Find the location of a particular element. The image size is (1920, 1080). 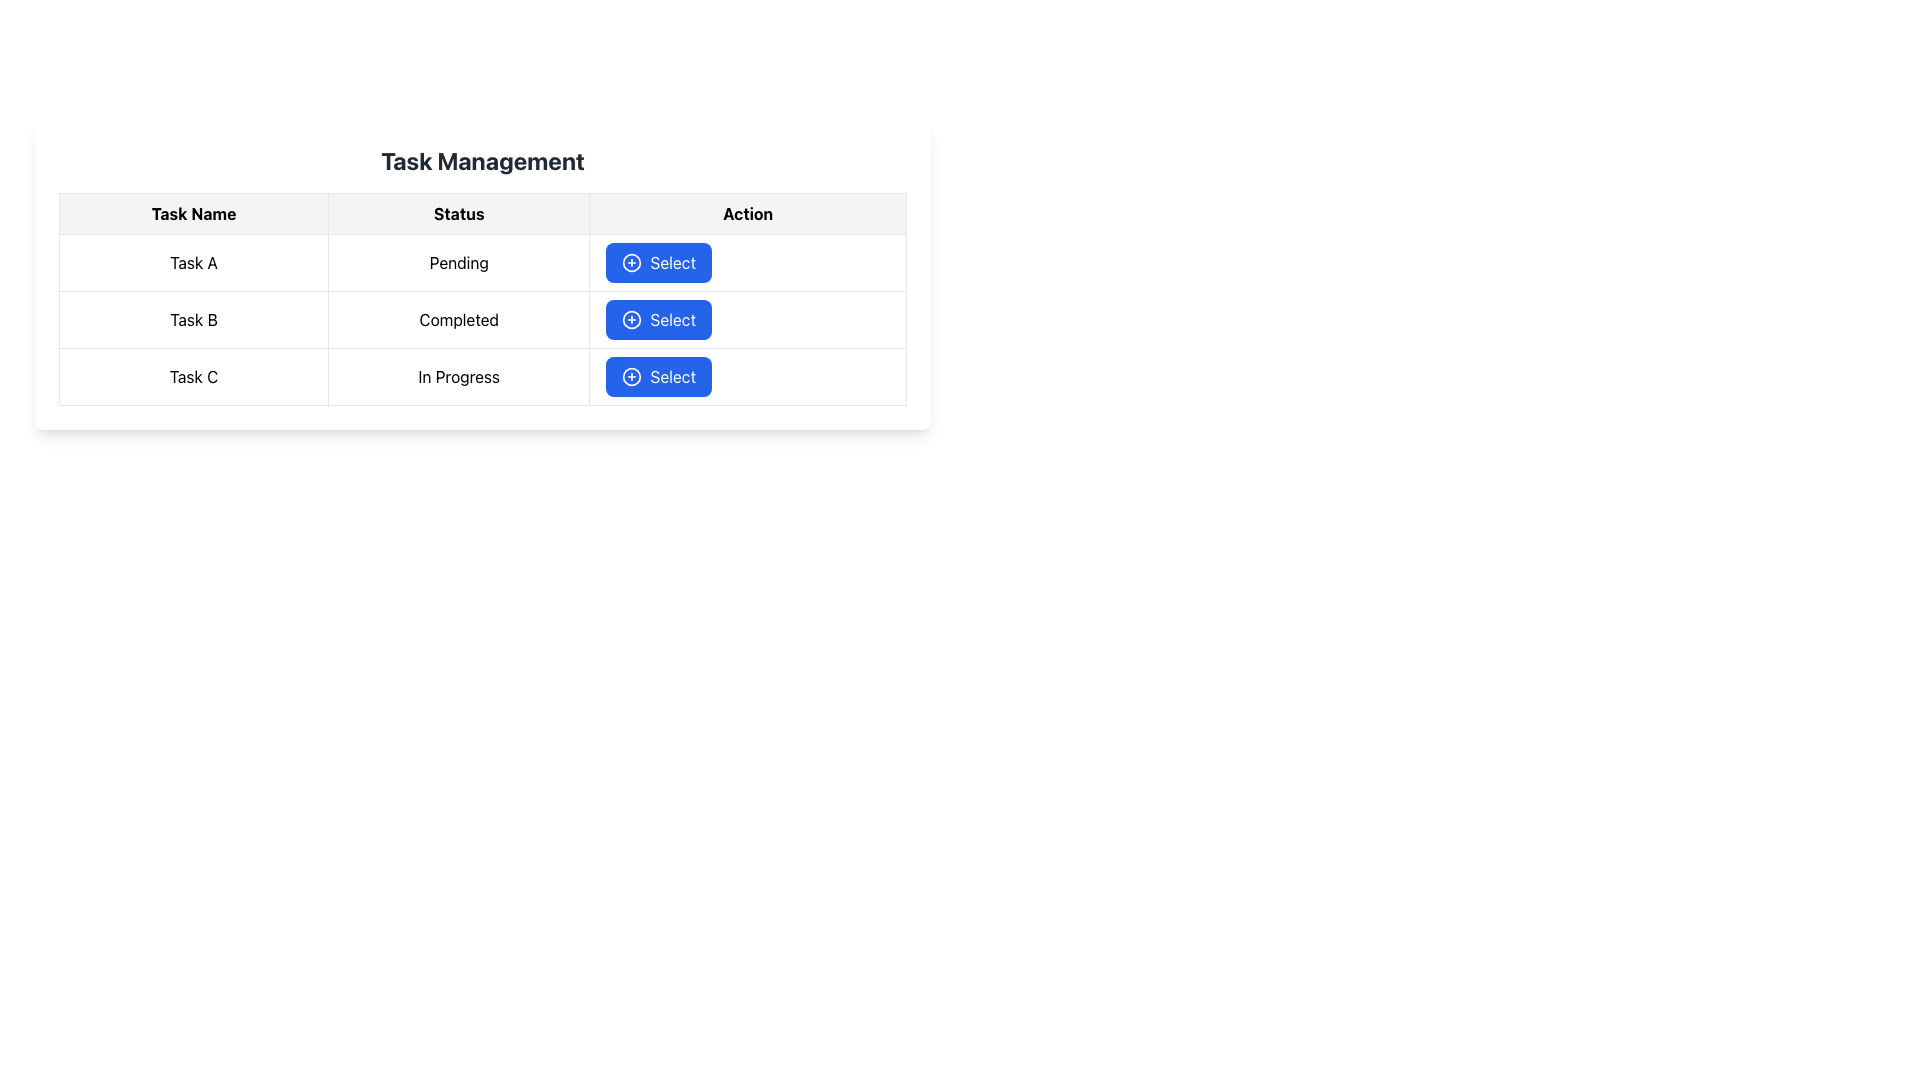

the text label displaying the name 'Task A' in the first row of the task table under the 'Task Name' column is located at coordinates (193, 261).